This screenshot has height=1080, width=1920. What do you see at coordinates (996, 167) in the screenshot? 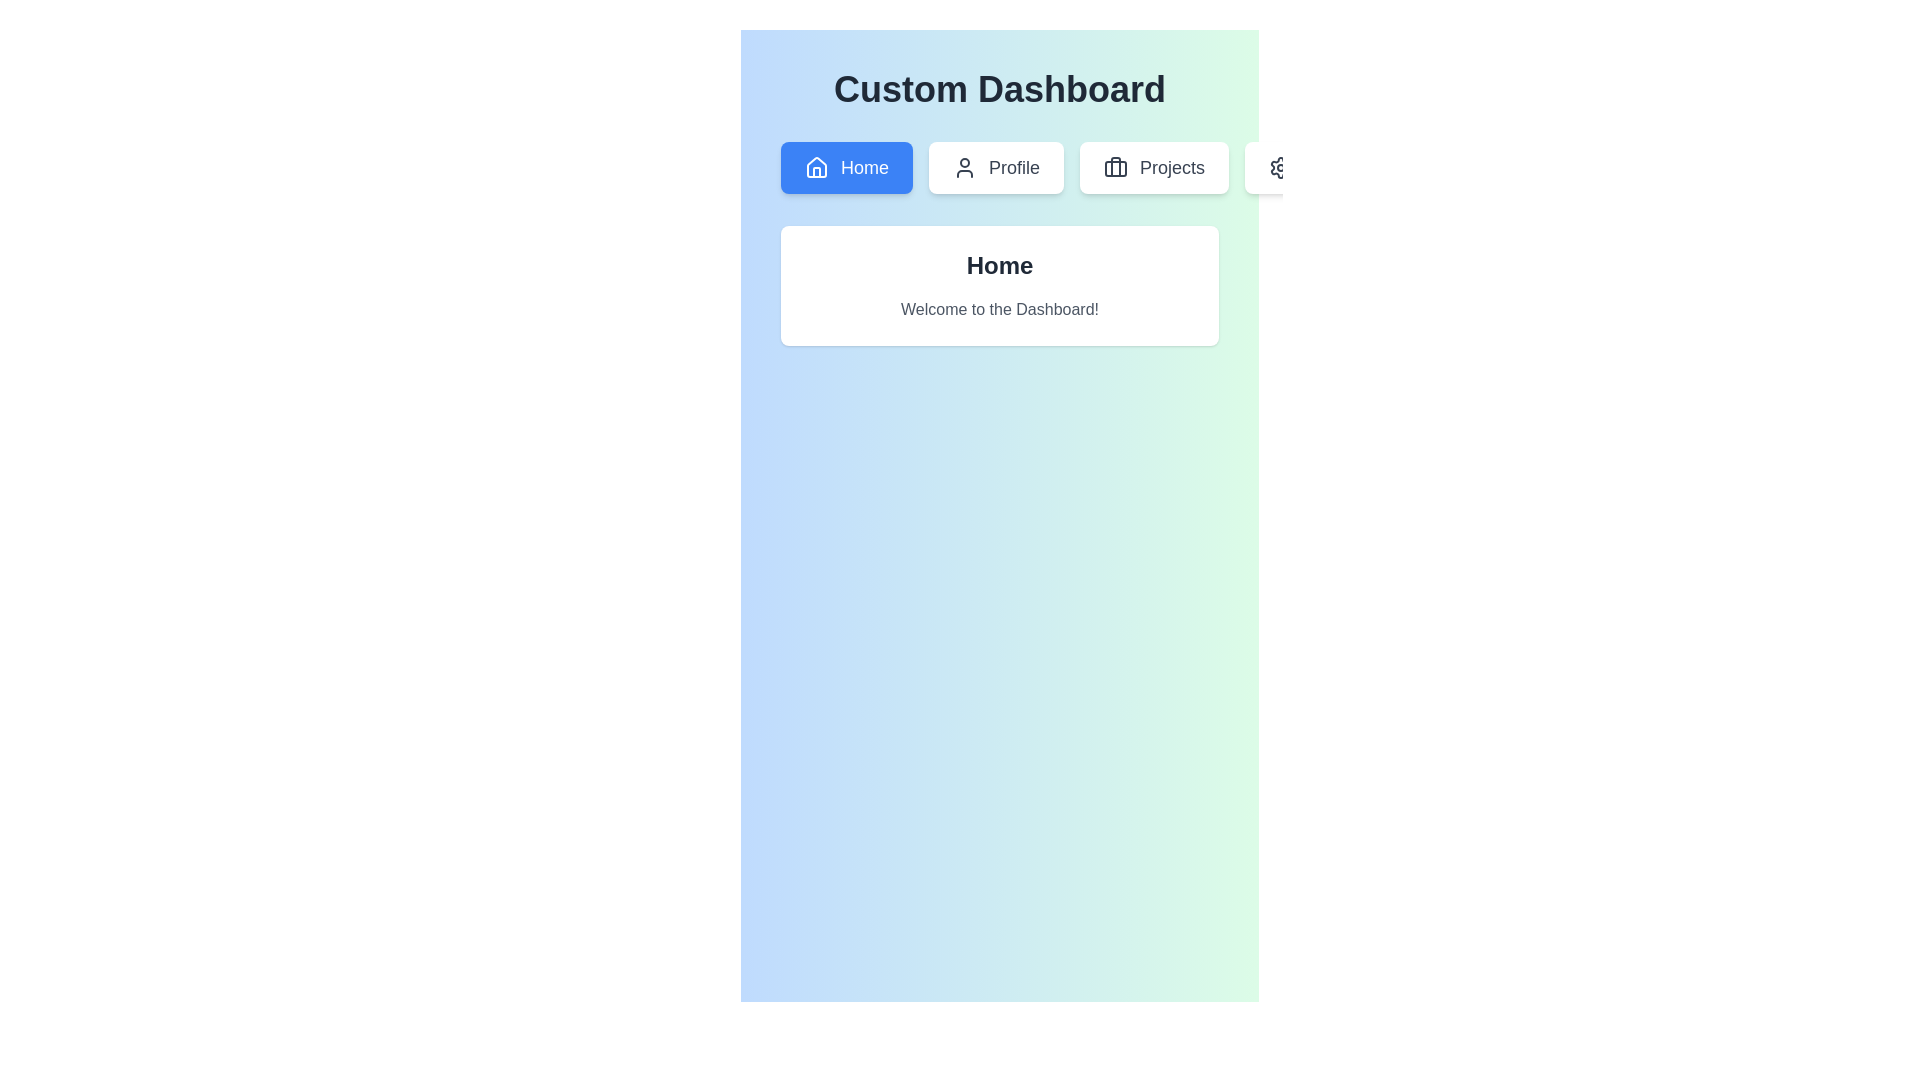
I see `the second button in the horizontal navigation group` at bounding box center [996, 167].